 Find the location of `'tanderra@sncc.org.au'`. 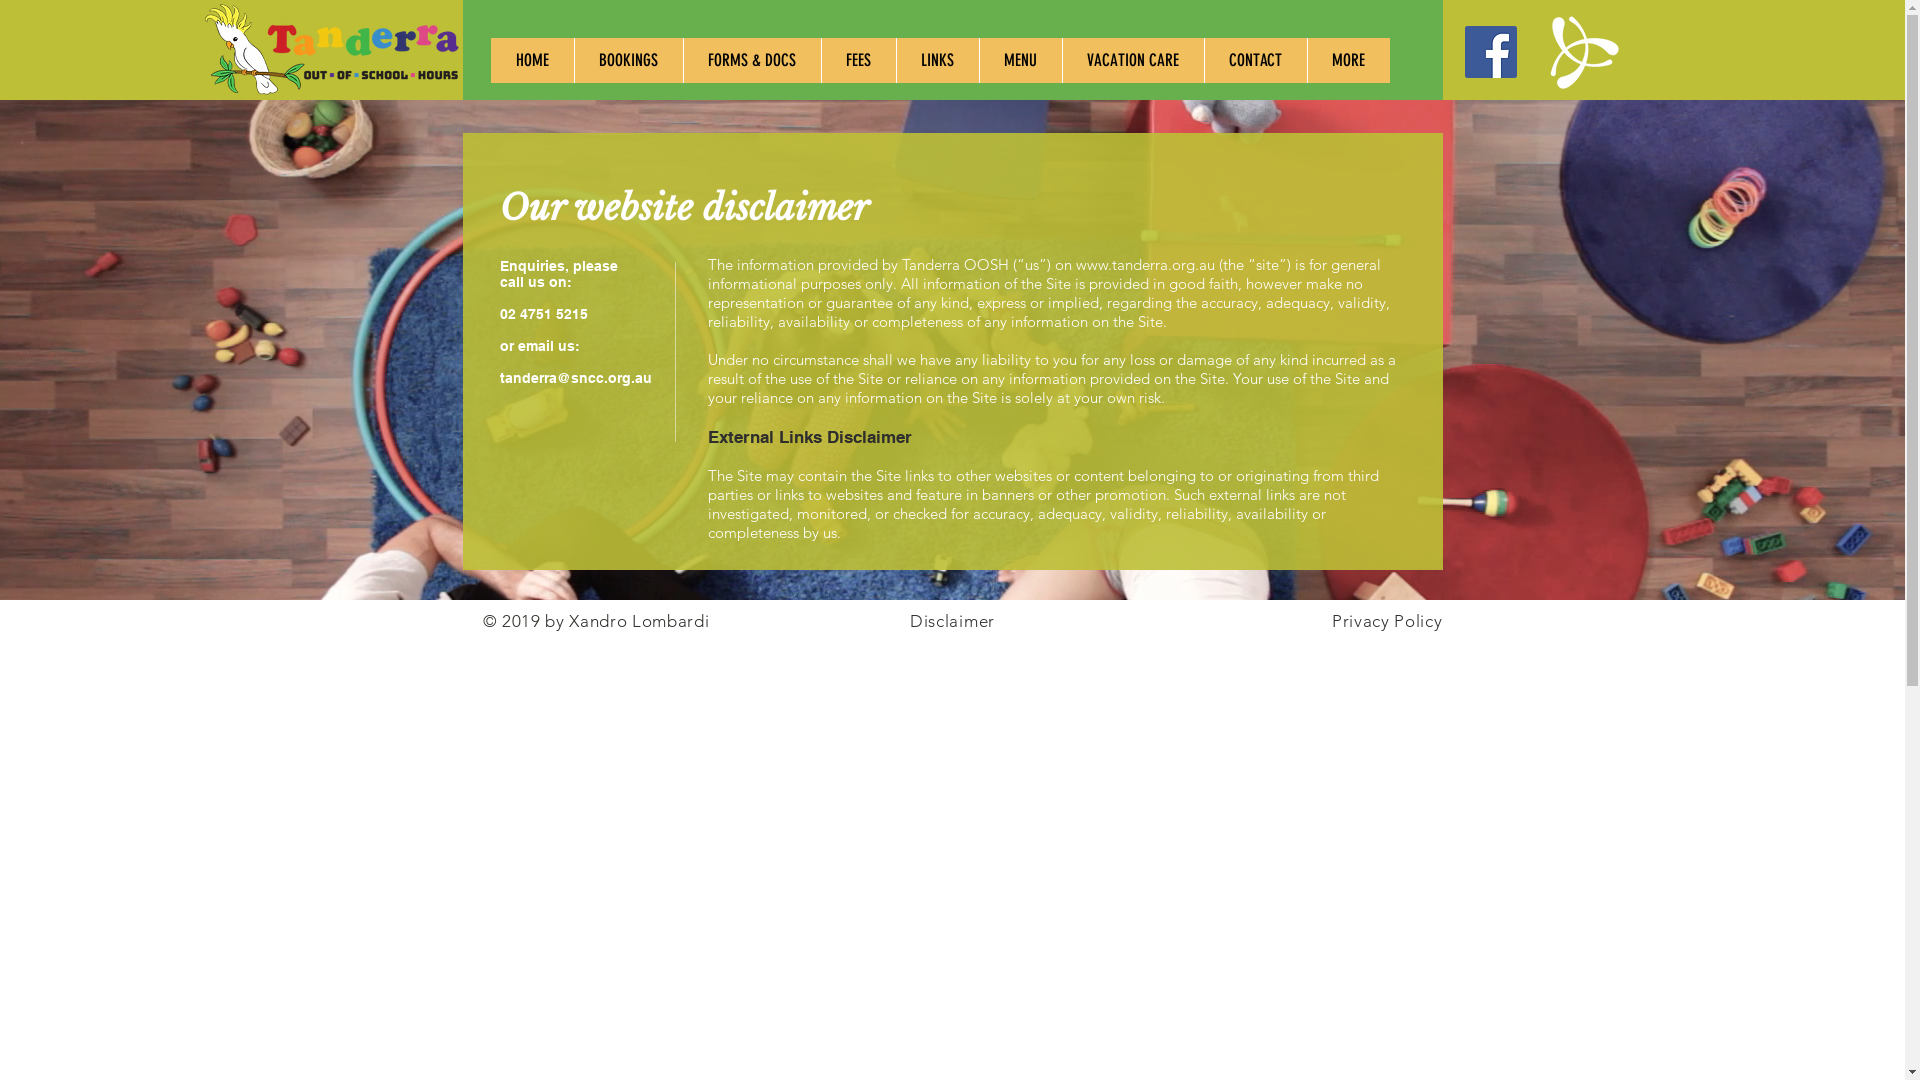

'tanderra@sncc.org.au' is located at coordinates (575, 378).